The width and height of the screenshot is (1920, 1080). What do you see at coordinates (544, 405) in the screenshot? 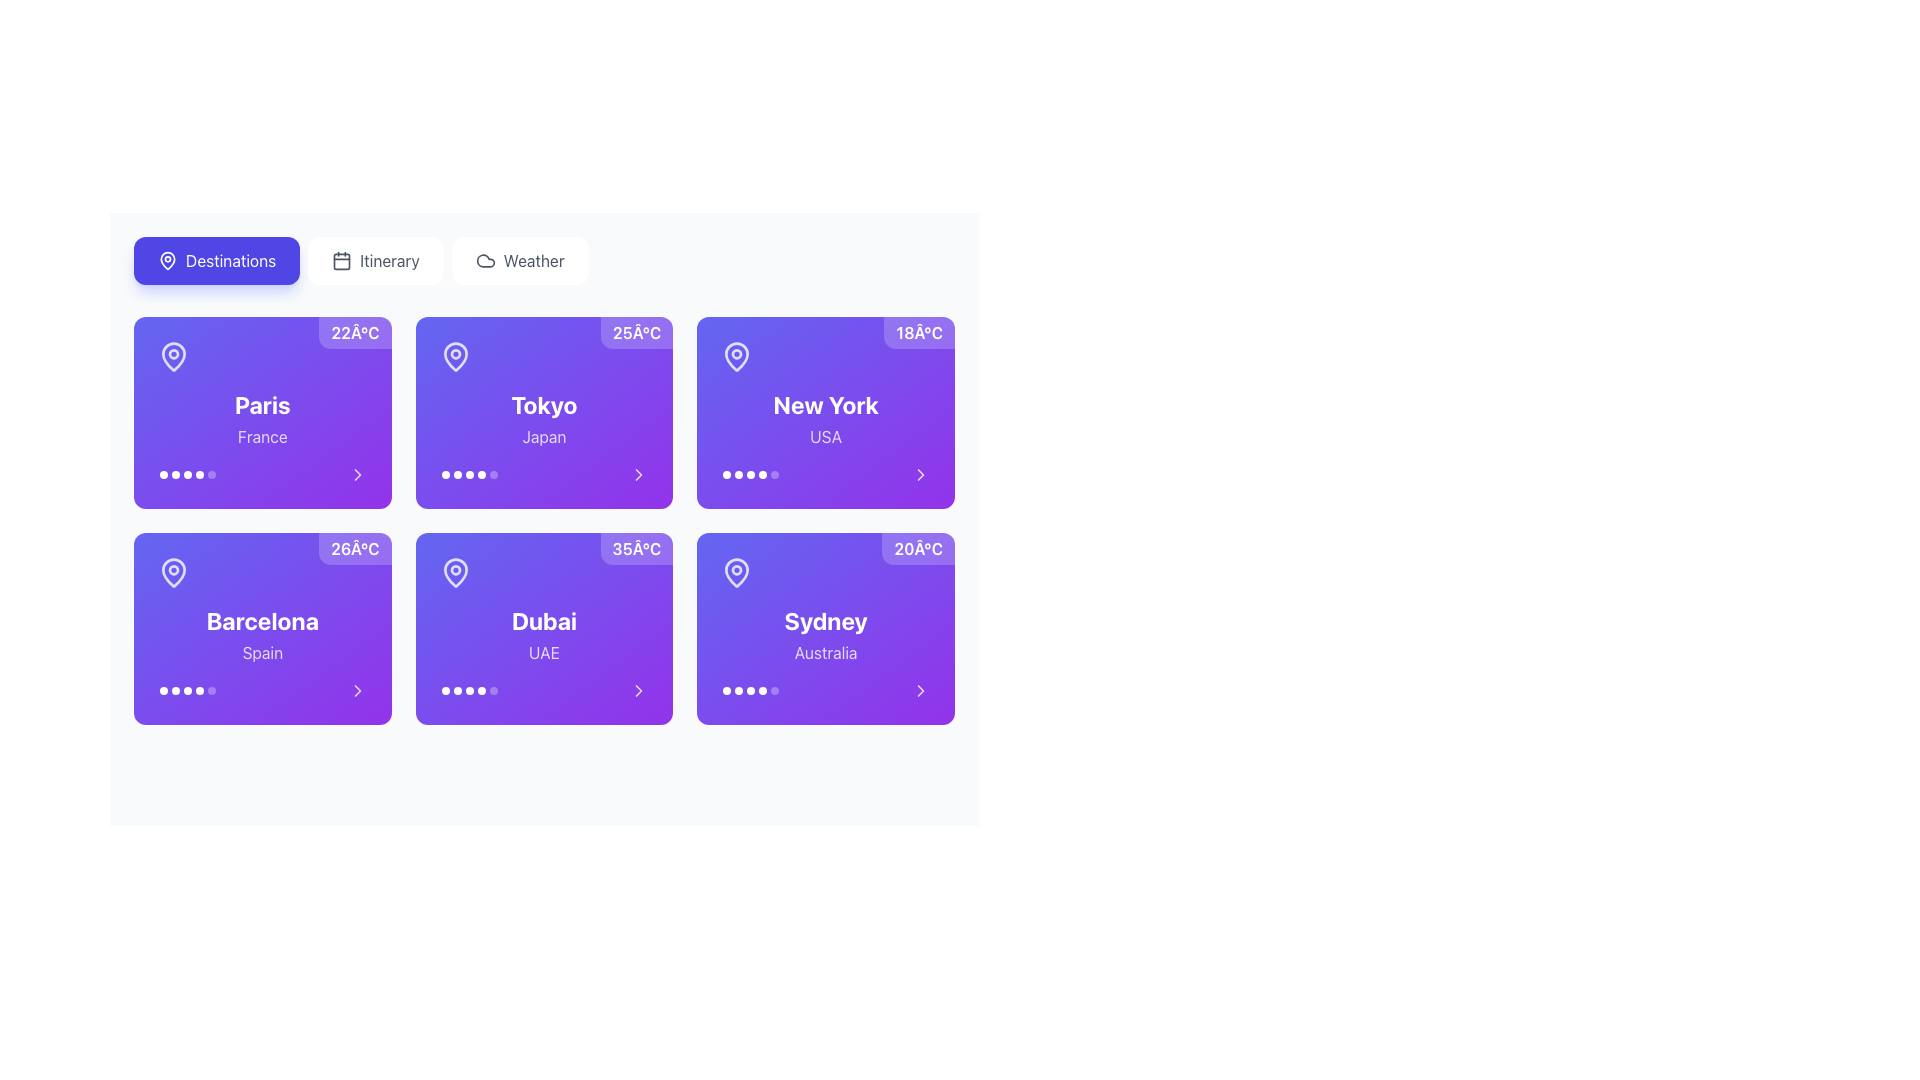
I see `text content of the label displaying 'Tokyo', which is styled in bold, large white font on a purple gradient background and positioned above the word 'Japan'` at bounding box center [544, 405].